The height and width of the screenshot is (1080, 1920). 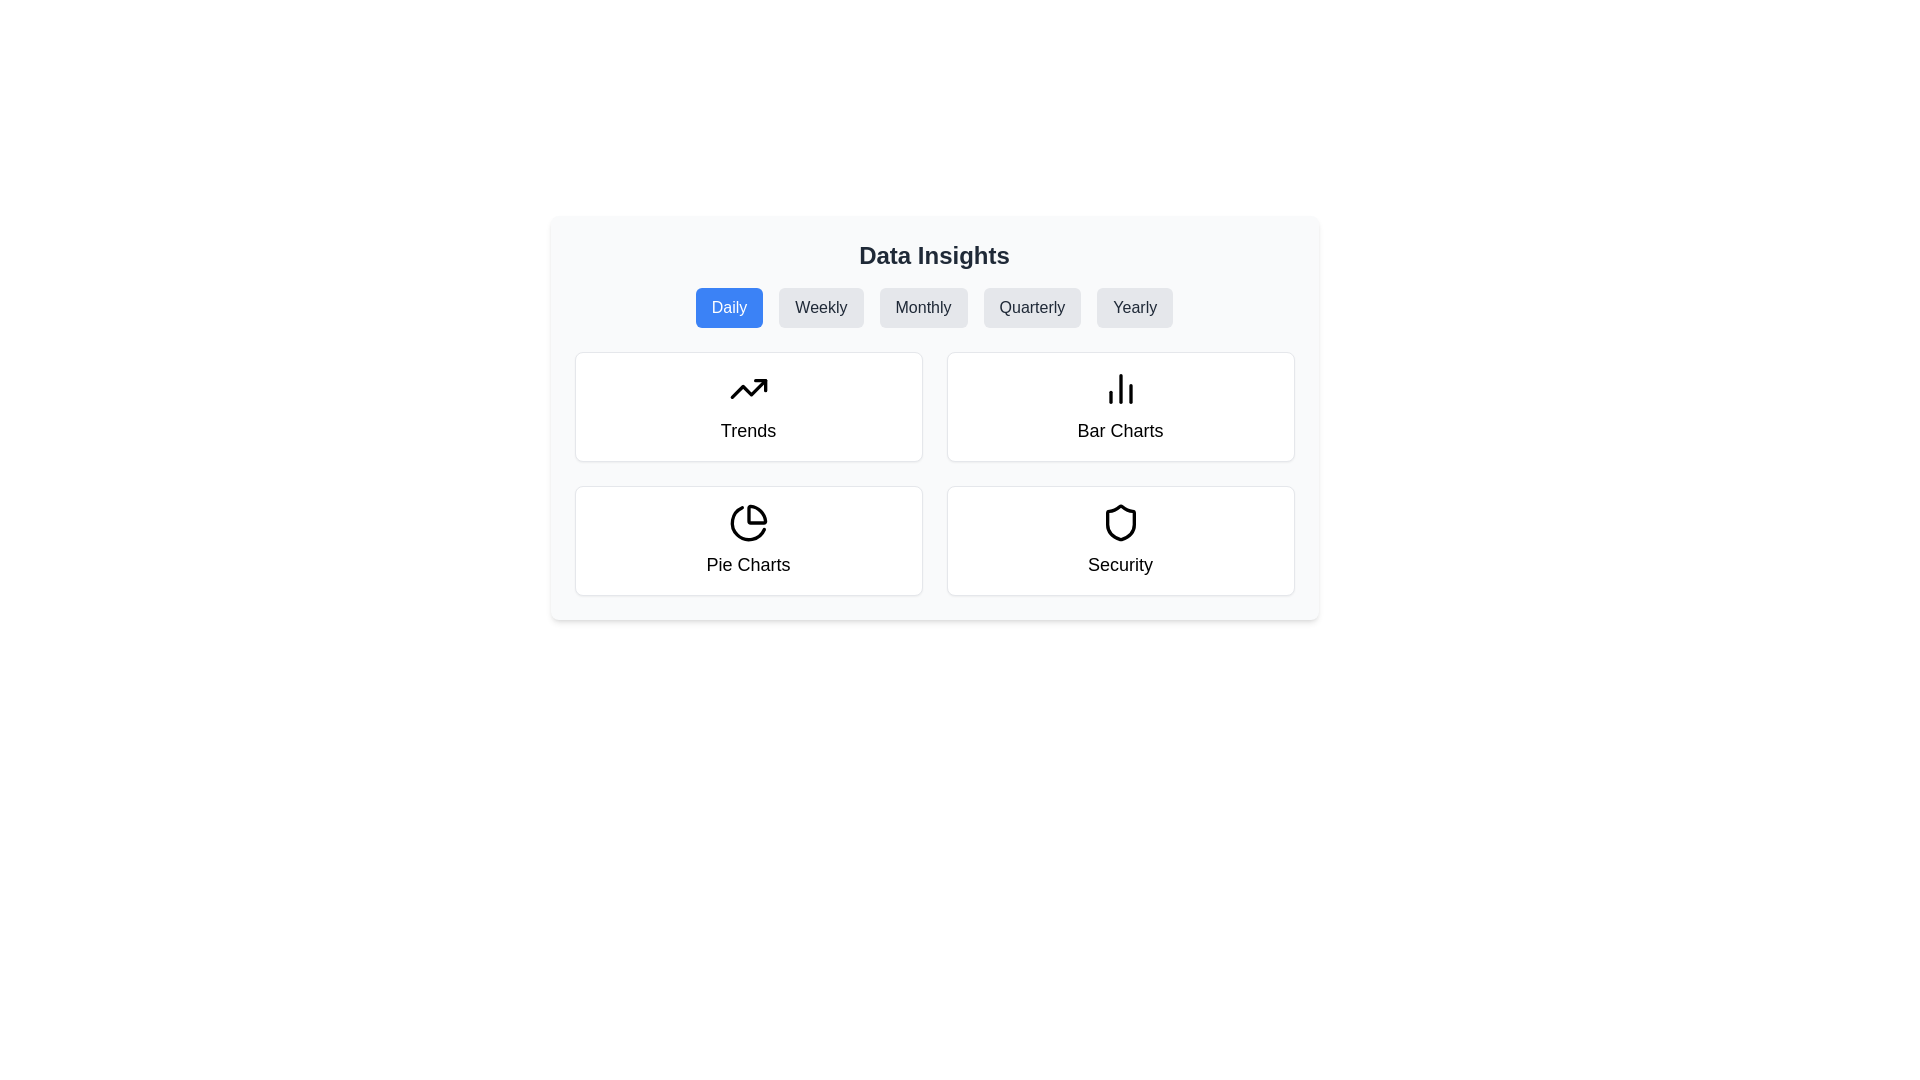 What do you see at coordinates (746, 522) in the screenshot?
I see `the icon representing the 'Pie Charts' section, which is positioned in the lower-left quadrant under the label 'Pie Charts'` at bounding box center [746, 522].